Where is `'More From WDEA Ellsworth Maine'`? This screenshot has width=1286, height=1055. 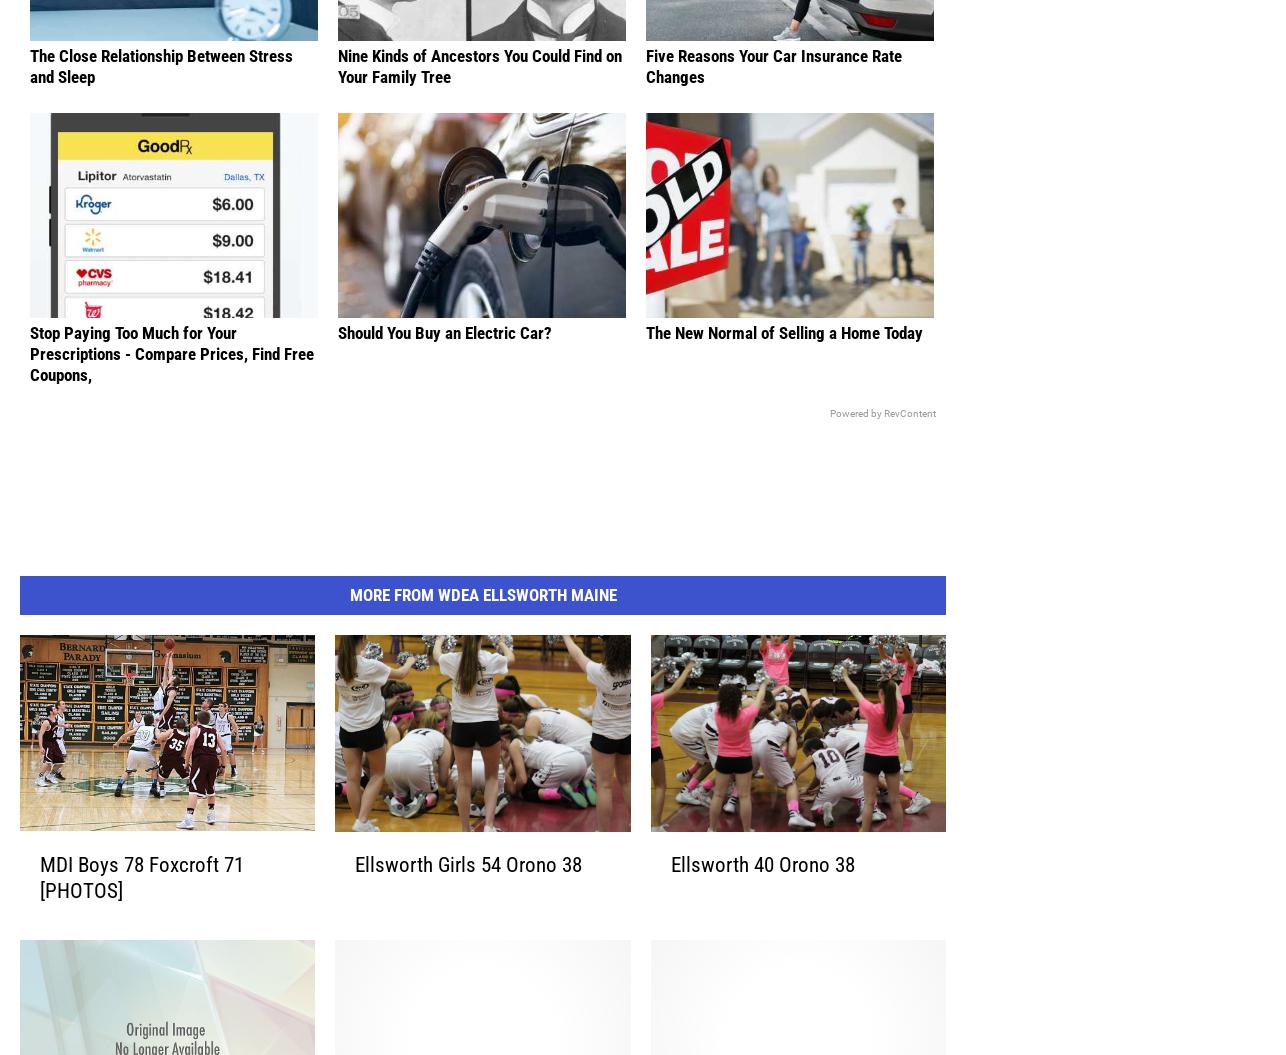 'More From WDEA Ellsworth Maine' is located at coordinates (481, 626).